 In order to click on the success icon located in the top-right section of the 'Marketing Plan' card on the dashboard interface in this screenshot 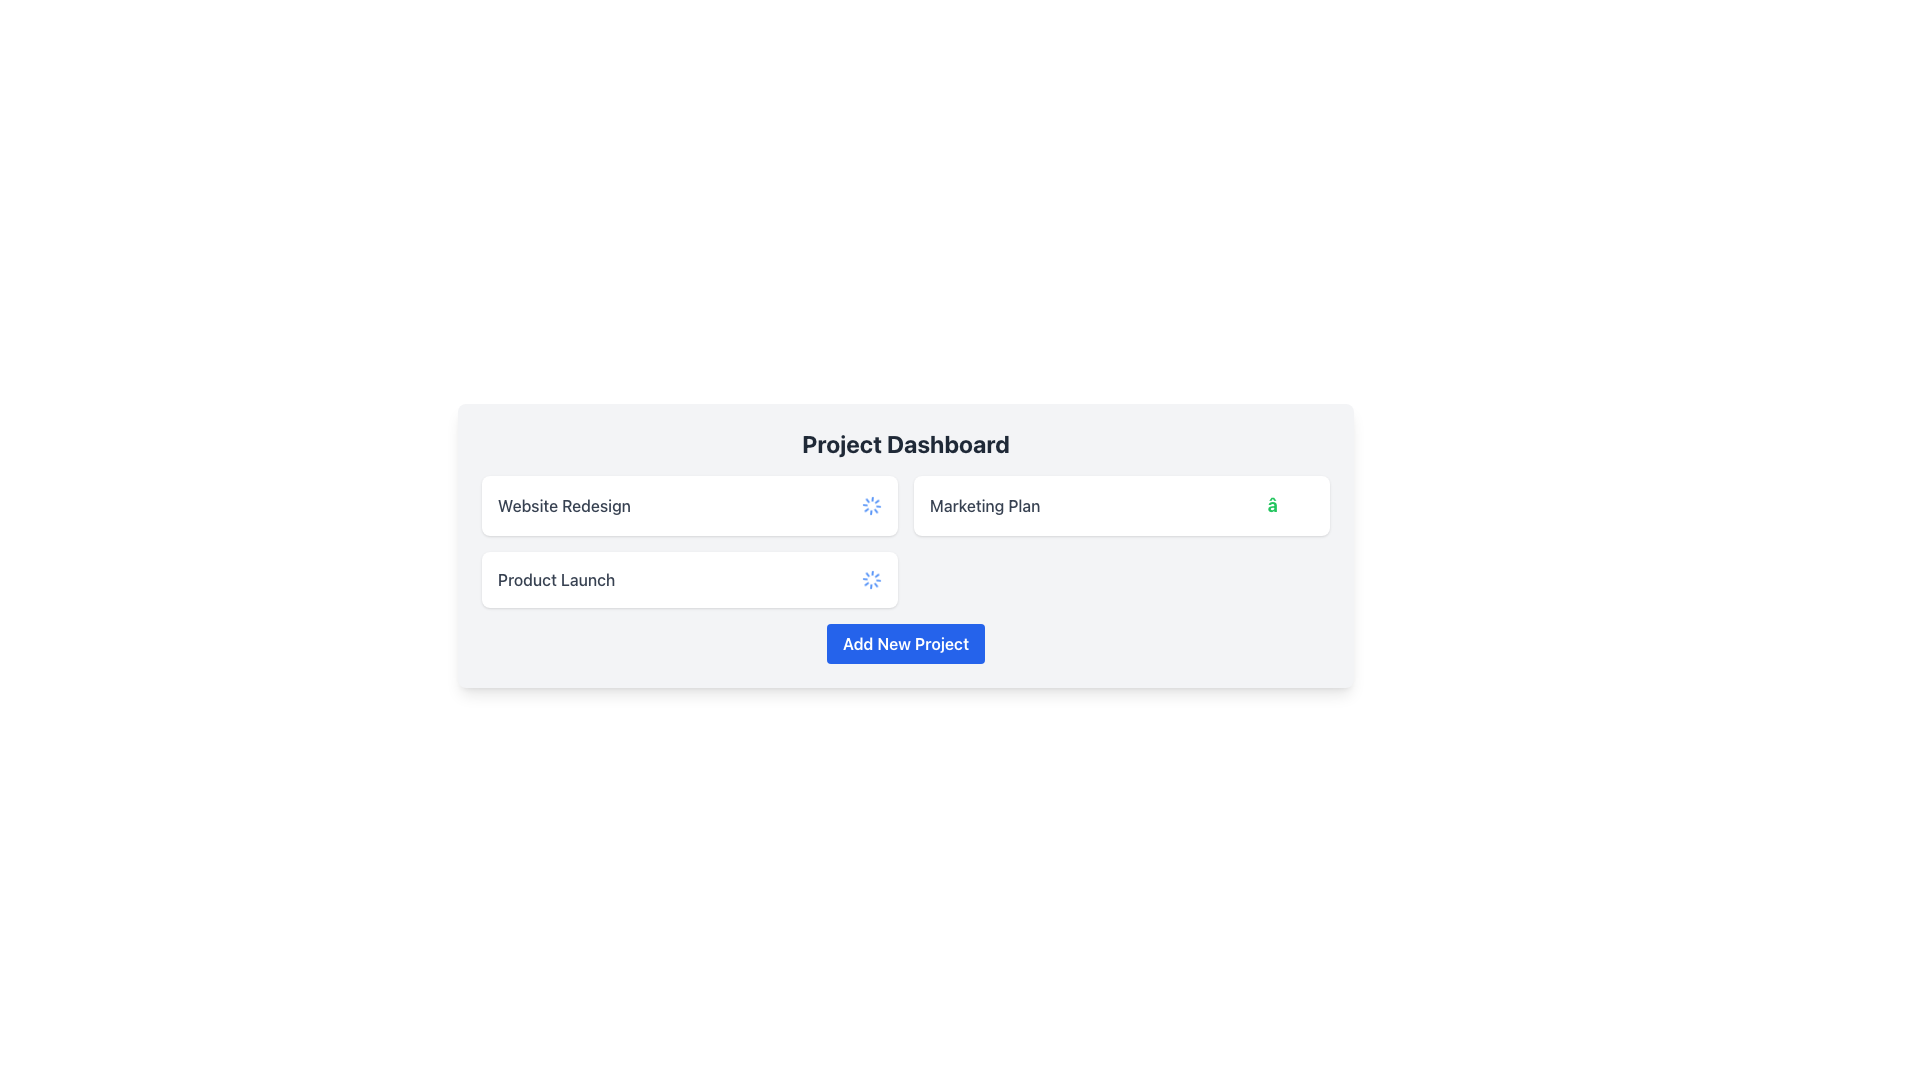, I will do `click(1291, 504)`.